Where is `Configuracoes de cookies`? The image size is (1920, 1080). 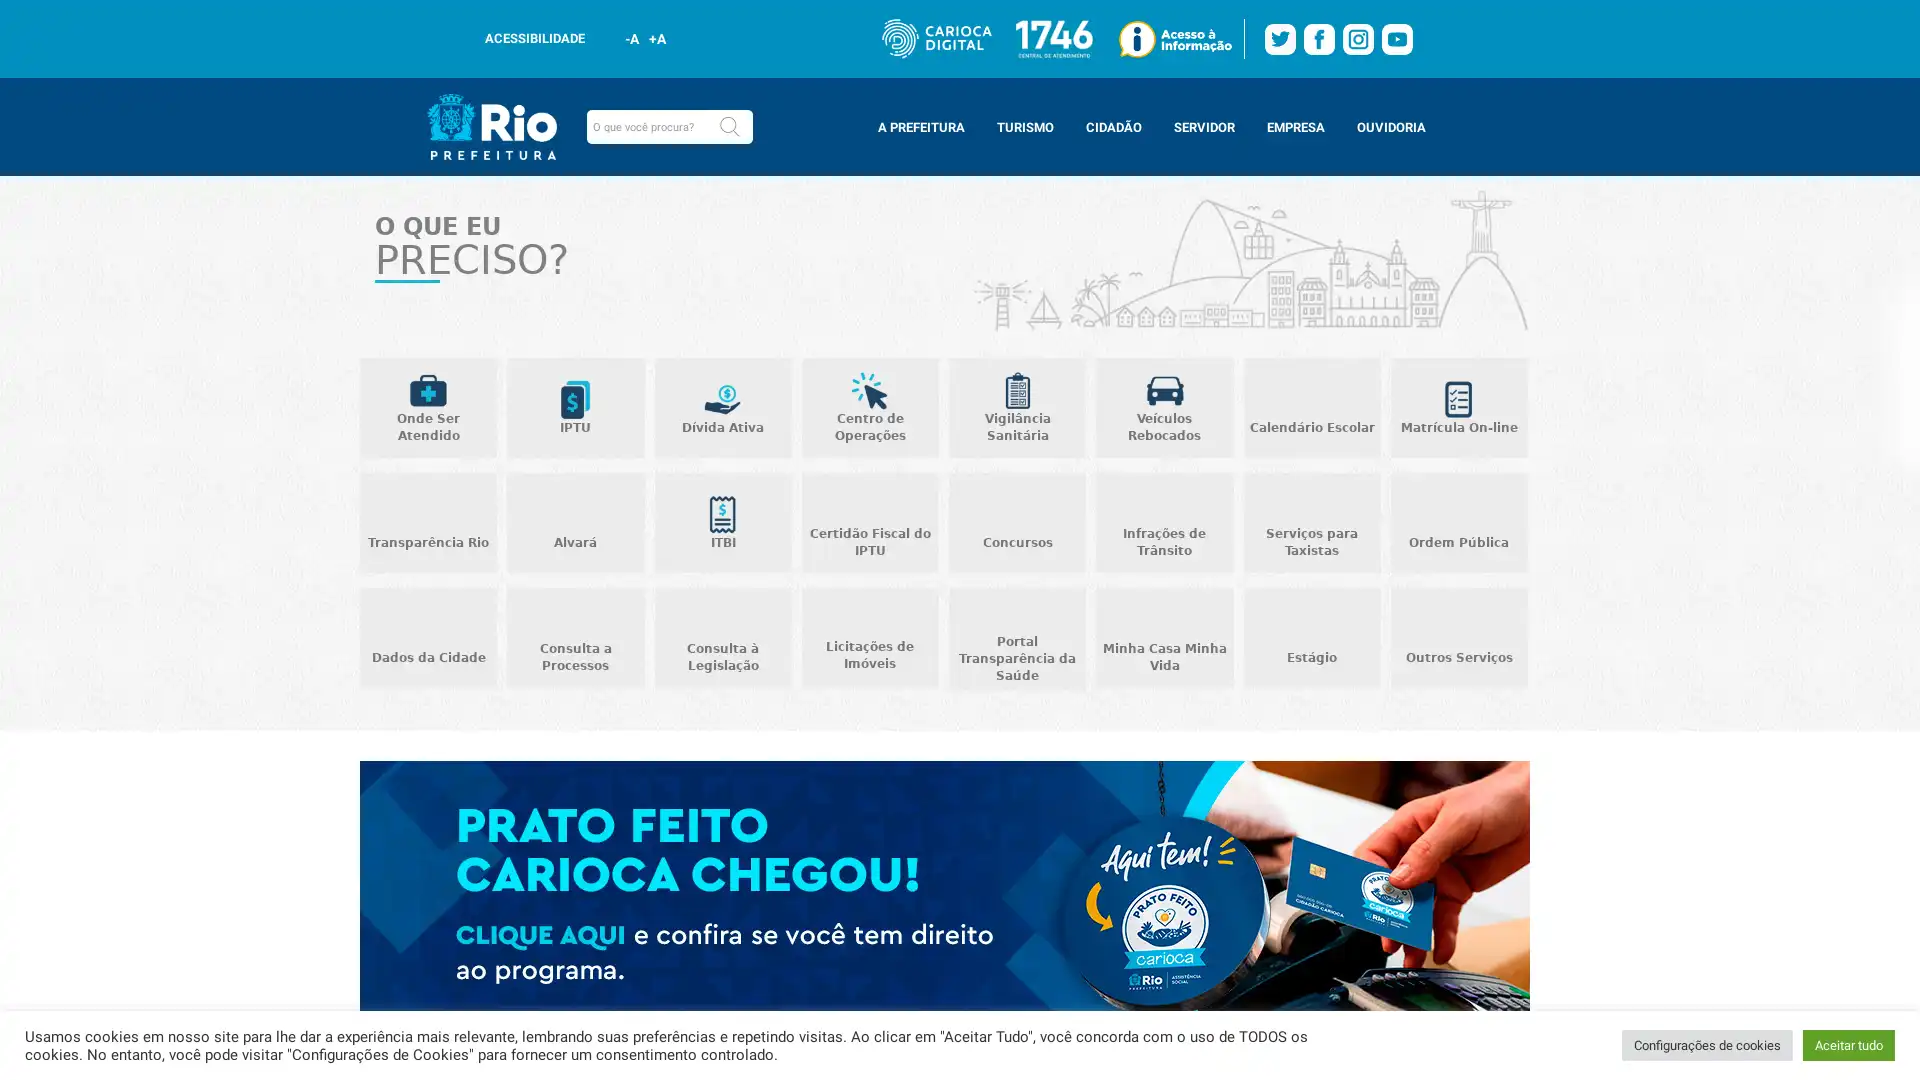 Configuracoes de cookies is located at coordinates (1706, 1044).